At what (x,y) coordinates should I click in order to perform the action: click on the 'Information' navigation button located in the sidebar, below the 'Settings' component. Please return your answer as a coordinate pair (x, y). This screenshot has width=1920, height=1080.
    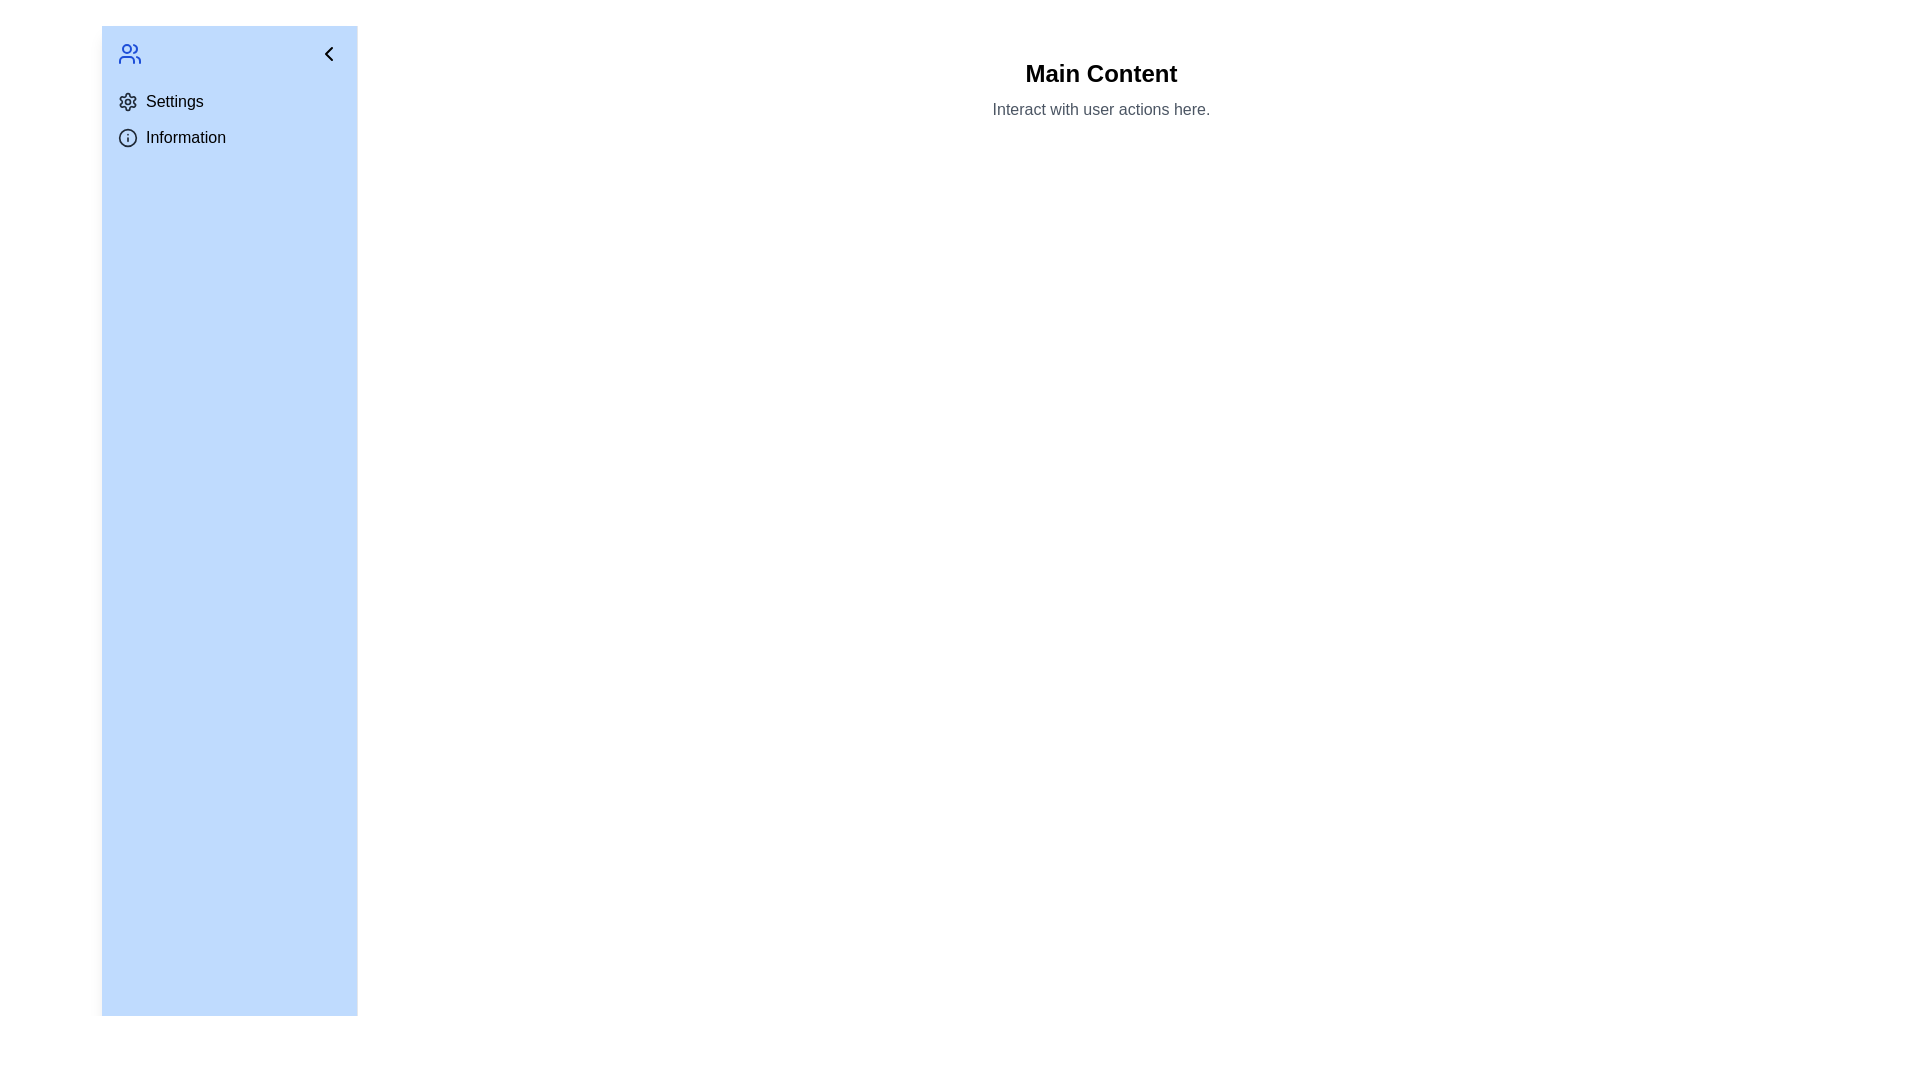
    Looking at the image, I should click on (229, 137).